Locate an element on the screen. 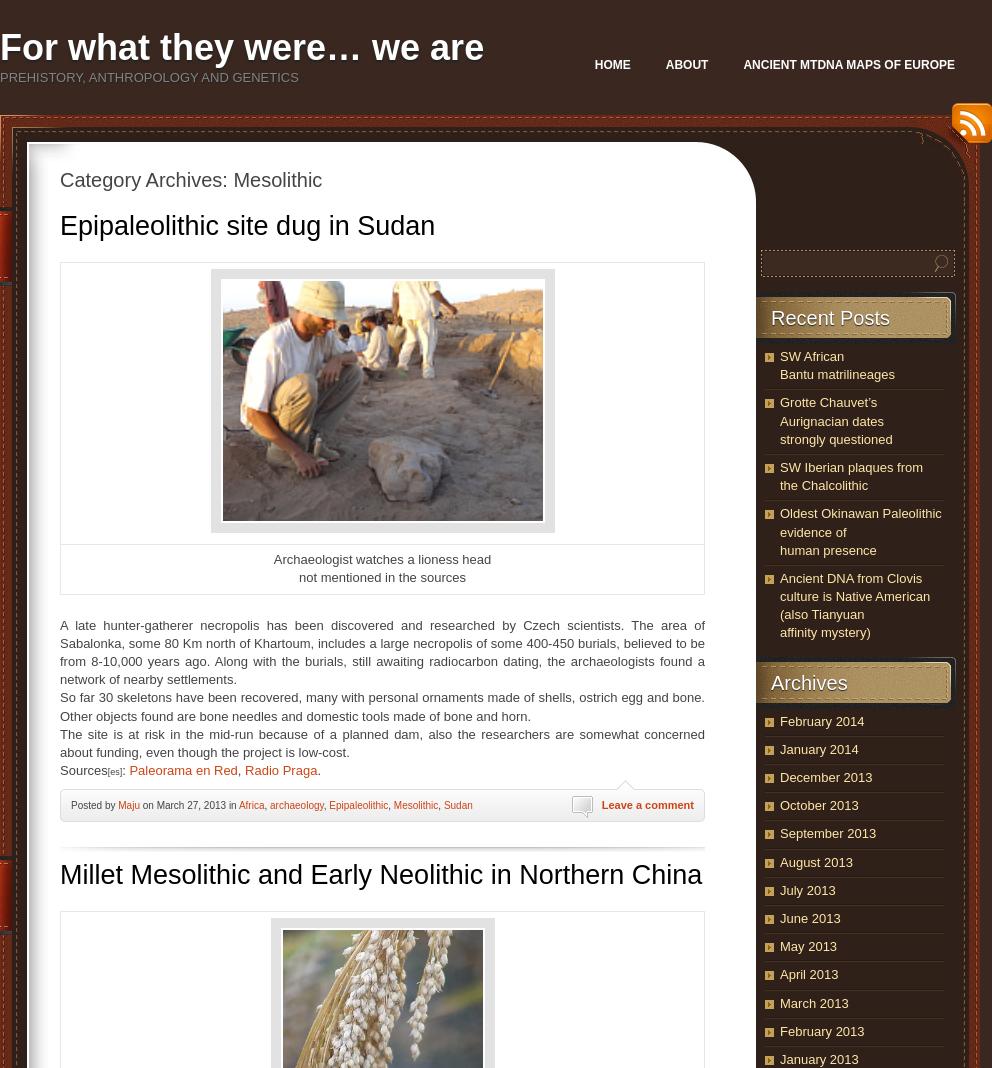 The height and width of the screenshot is (1068, 992). 'September 2013' is located at coordinates (827, 832).